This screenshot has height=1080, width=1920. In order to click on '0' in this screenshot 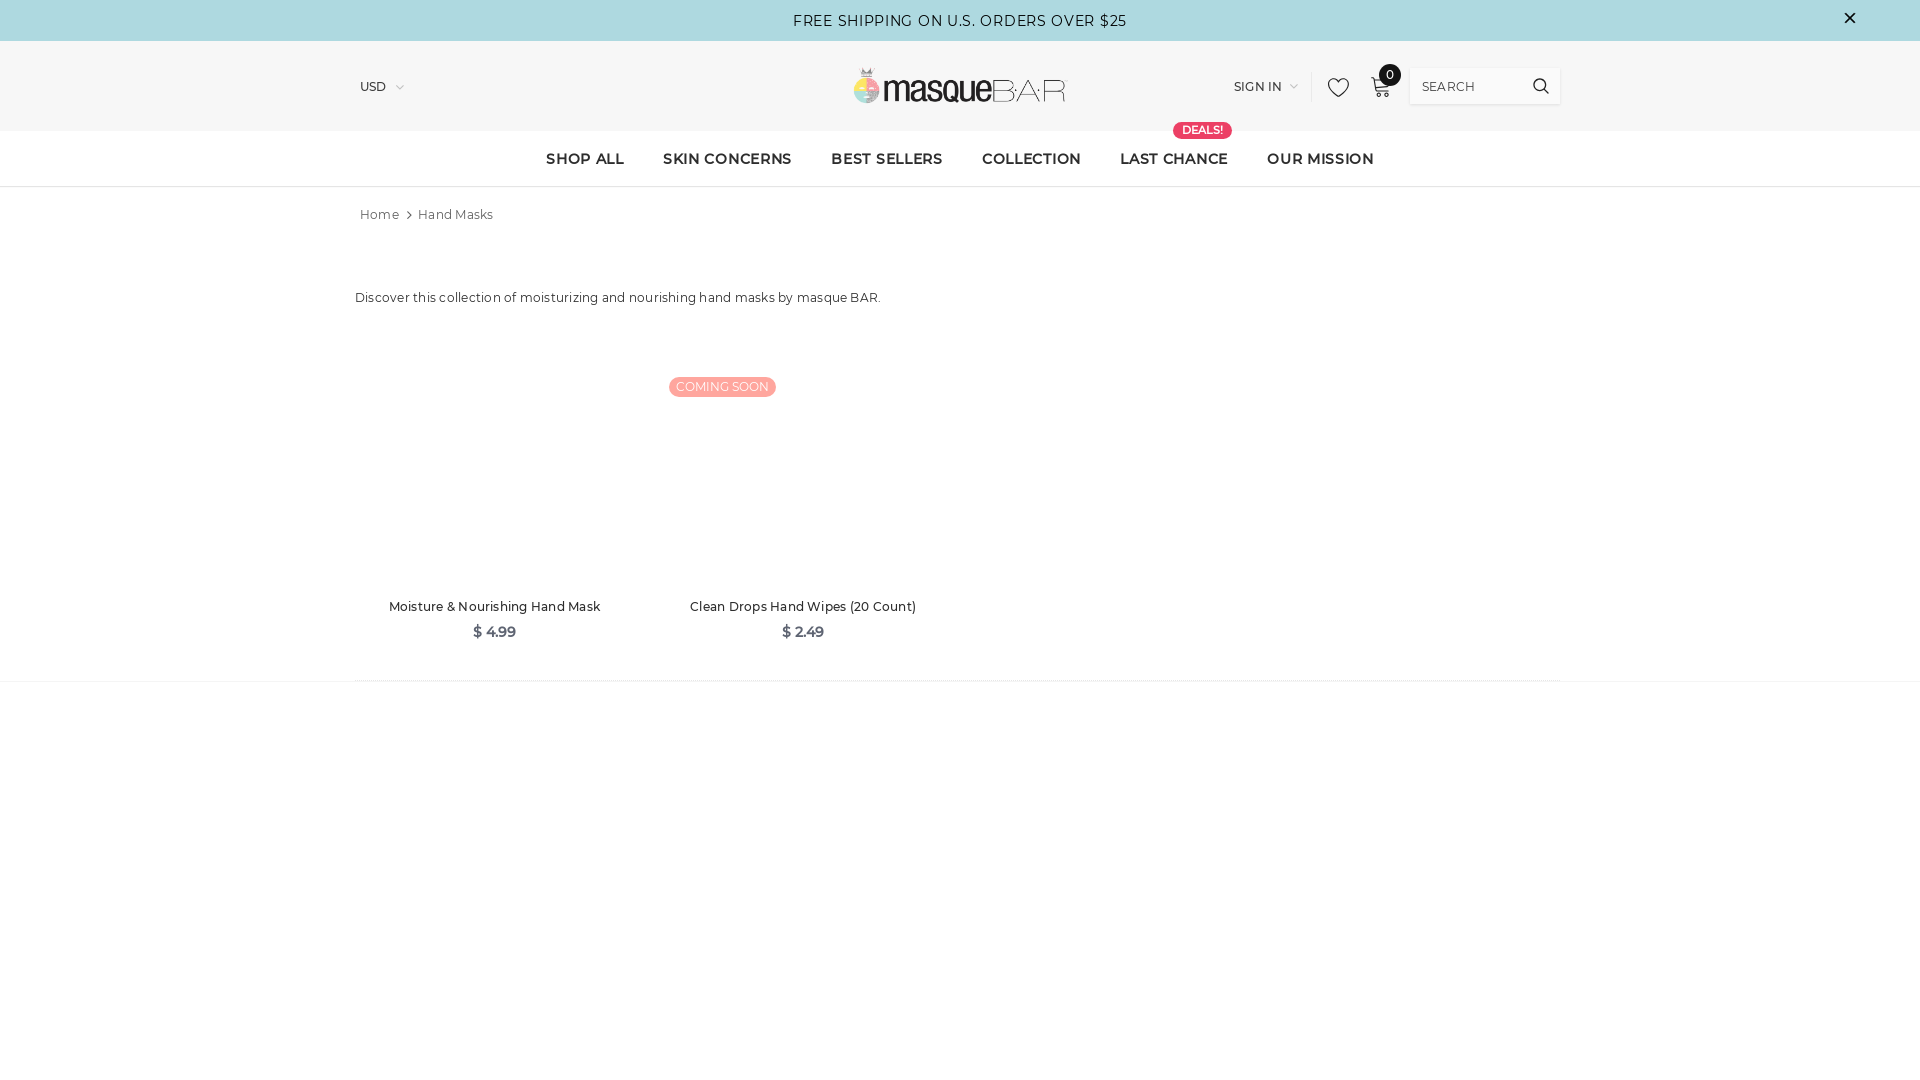, I will do `click(1380, 86)`.